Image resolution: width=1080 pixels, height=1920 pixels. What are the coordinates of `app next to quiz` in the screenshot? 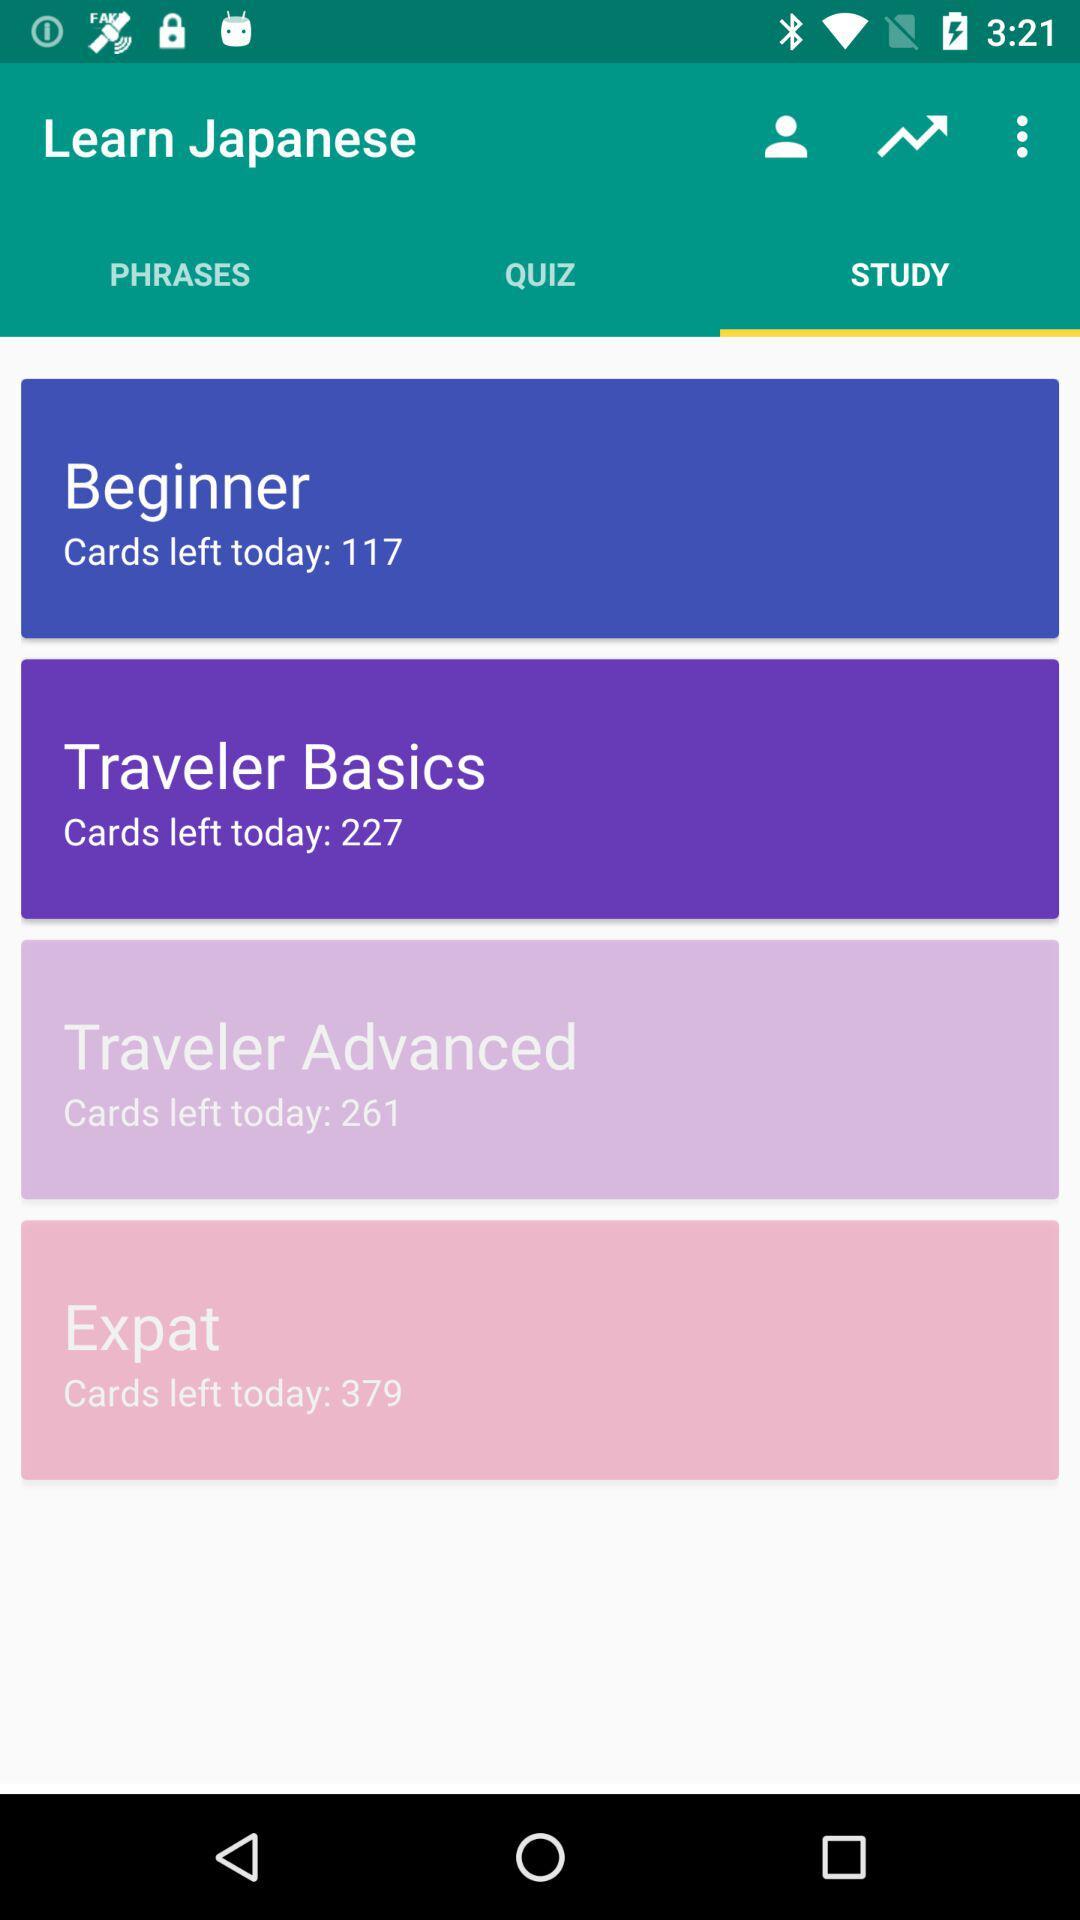 It's located at (785, 135).